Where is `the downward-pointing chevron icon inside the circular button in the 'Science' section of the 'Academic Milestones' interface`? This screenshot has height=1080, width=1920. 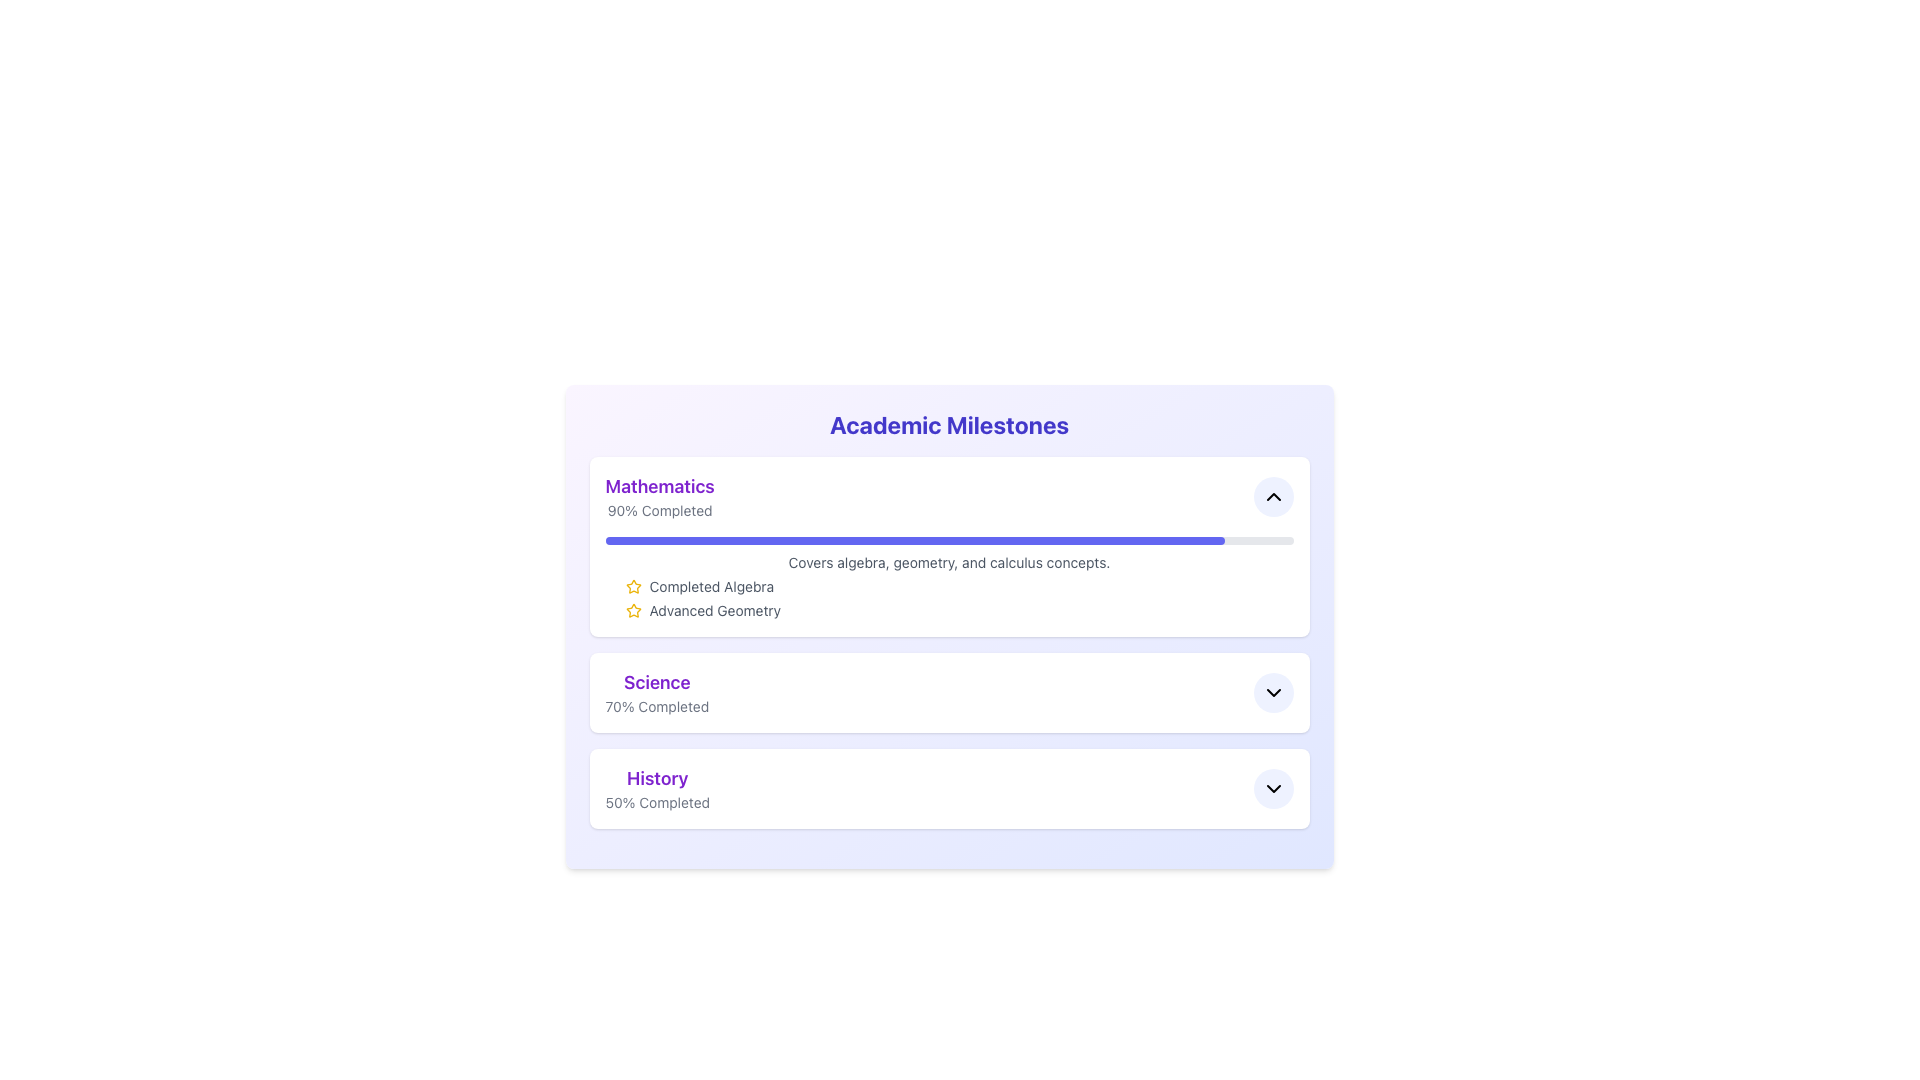
the downward-pointing chevron icon inside the circular button in the 'Science' section of the 'Academic Milestones' interface is located at coordinates (1272, 692).